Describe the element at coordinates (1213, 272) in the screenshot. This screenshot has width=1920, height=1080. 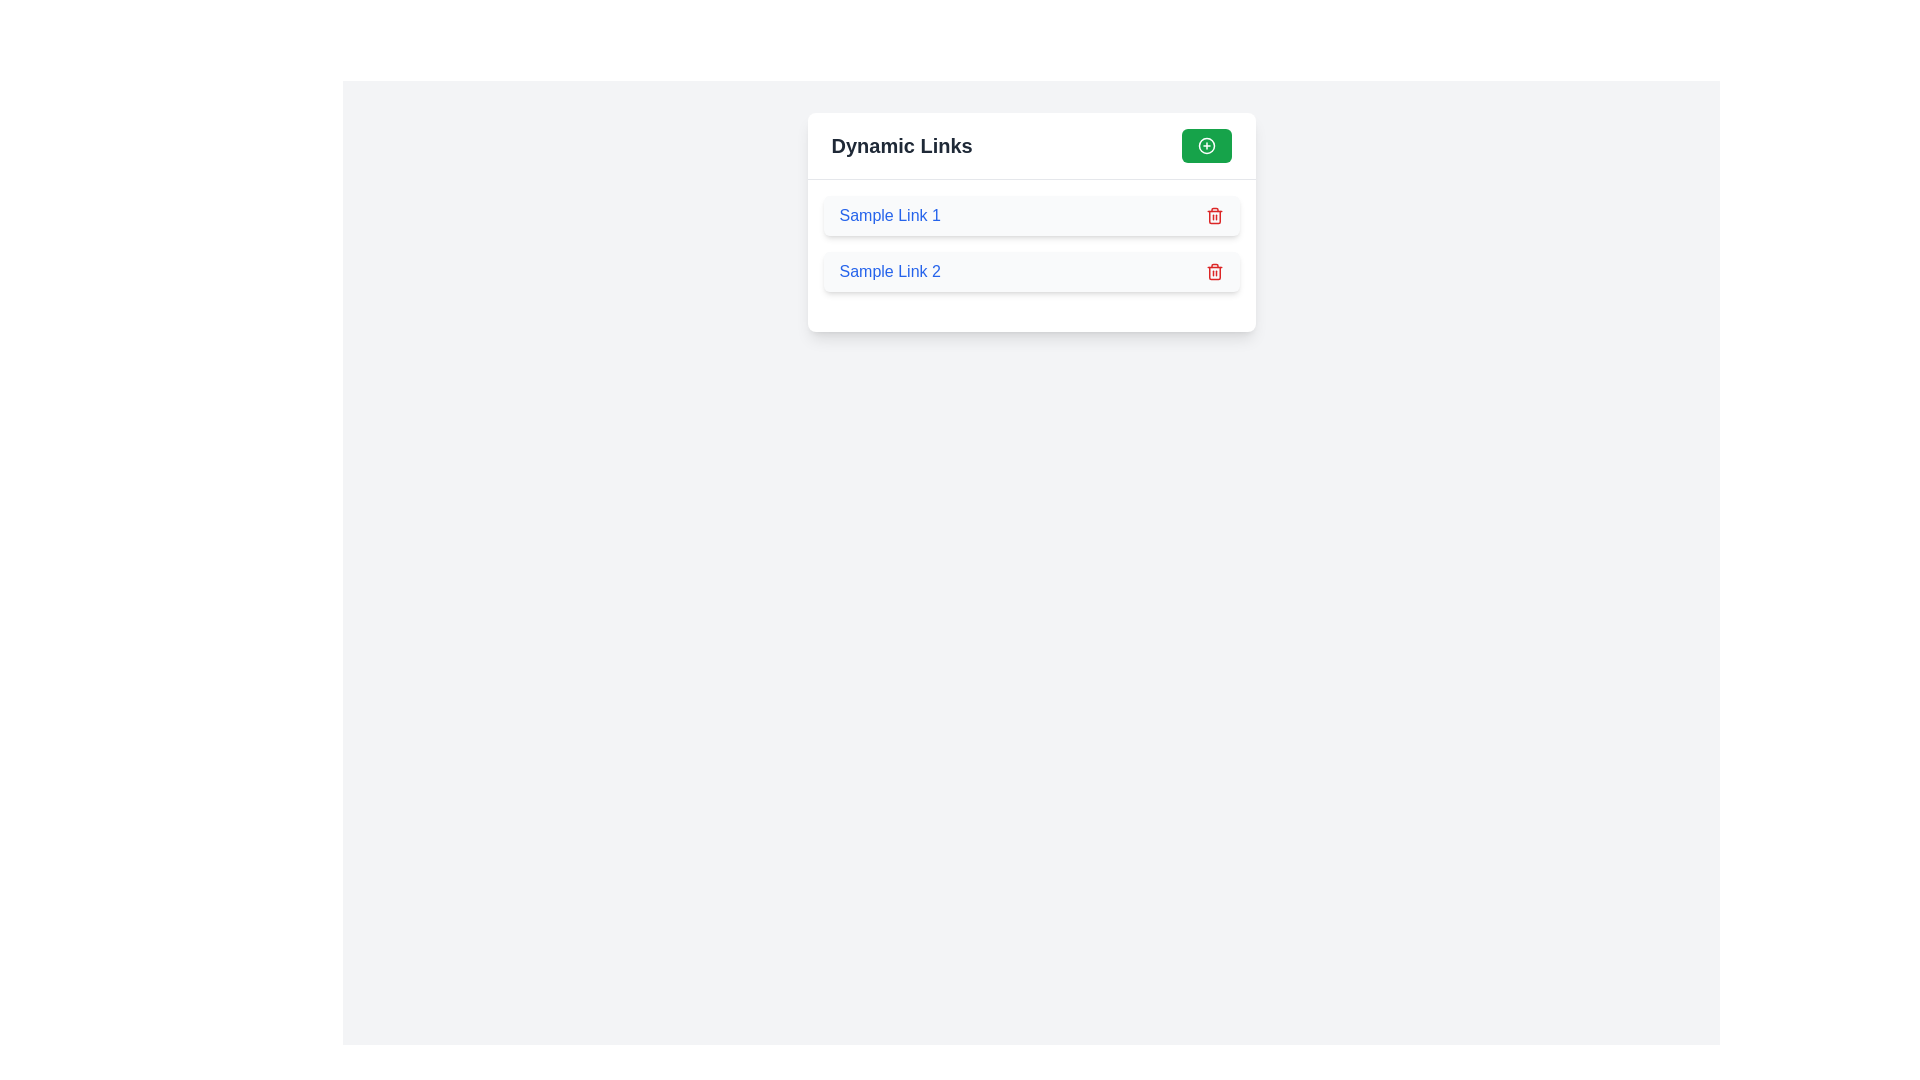
I see `the delete button located on the rightmost side of the list item labeled 'Sample Link 2'` at that location.